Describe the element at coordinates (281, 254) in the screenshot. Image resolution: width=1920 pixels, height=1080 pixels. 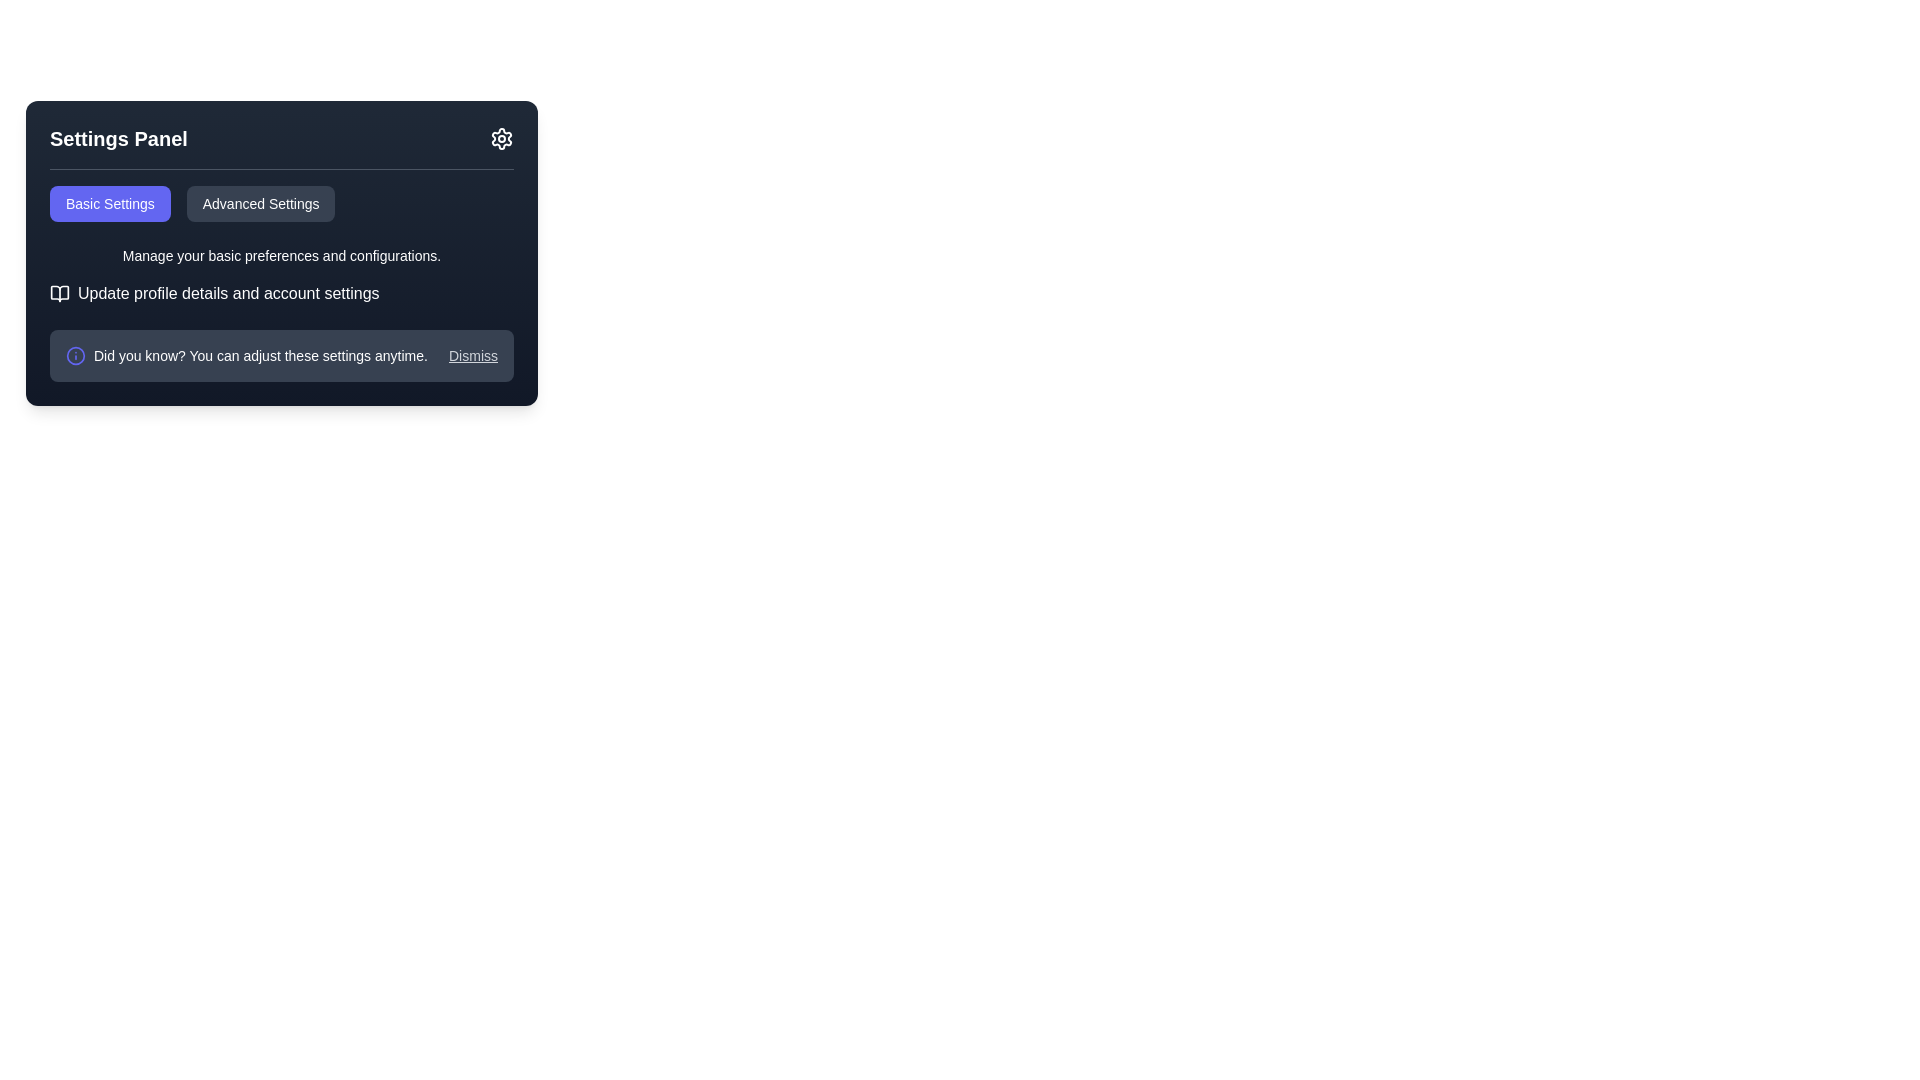
I see `the text label that says 'Manage your basic preferences and configurations.' which is displayed in a small font size and located below the 'Basic Settings' and 'Advanced Settings' tab buttons` at that location.